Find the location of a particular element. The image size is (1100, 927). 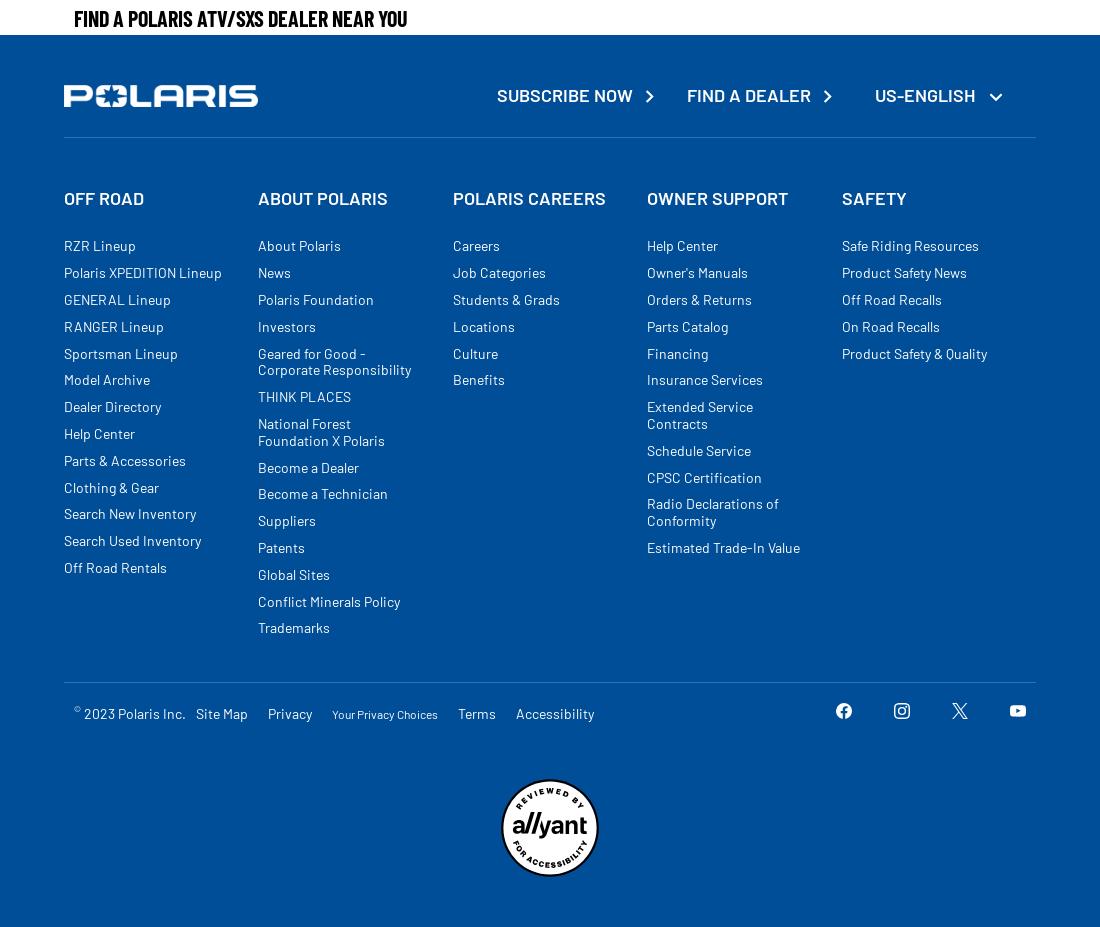

'On Road Recalls' is located at coordinates (889, 324).